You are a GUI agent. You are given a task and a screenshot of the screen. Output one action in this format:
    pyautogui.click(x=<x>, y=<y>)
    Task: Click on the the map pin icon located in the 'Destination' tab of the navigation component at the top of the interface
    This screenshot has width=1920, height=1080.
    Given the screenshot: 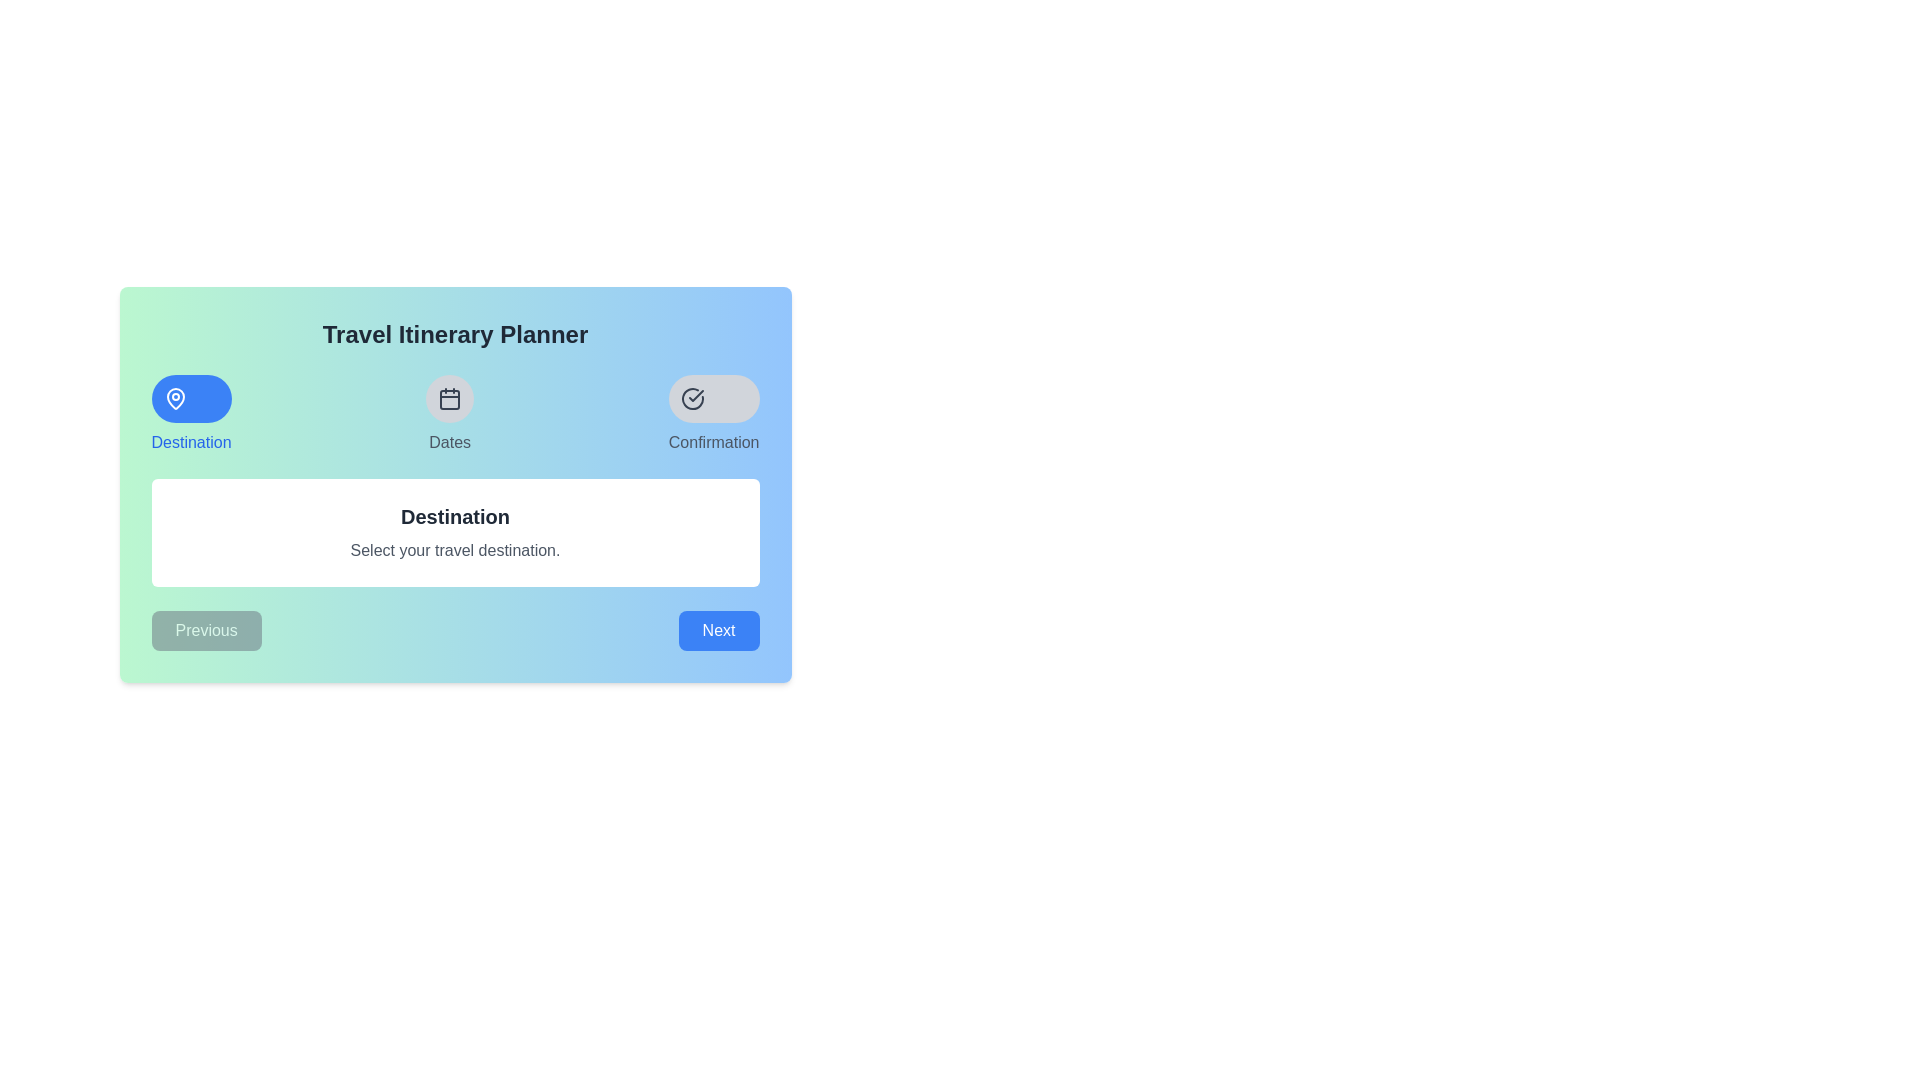 What is the action you would take?
    pyautogui.click(x=175, y=398)
    